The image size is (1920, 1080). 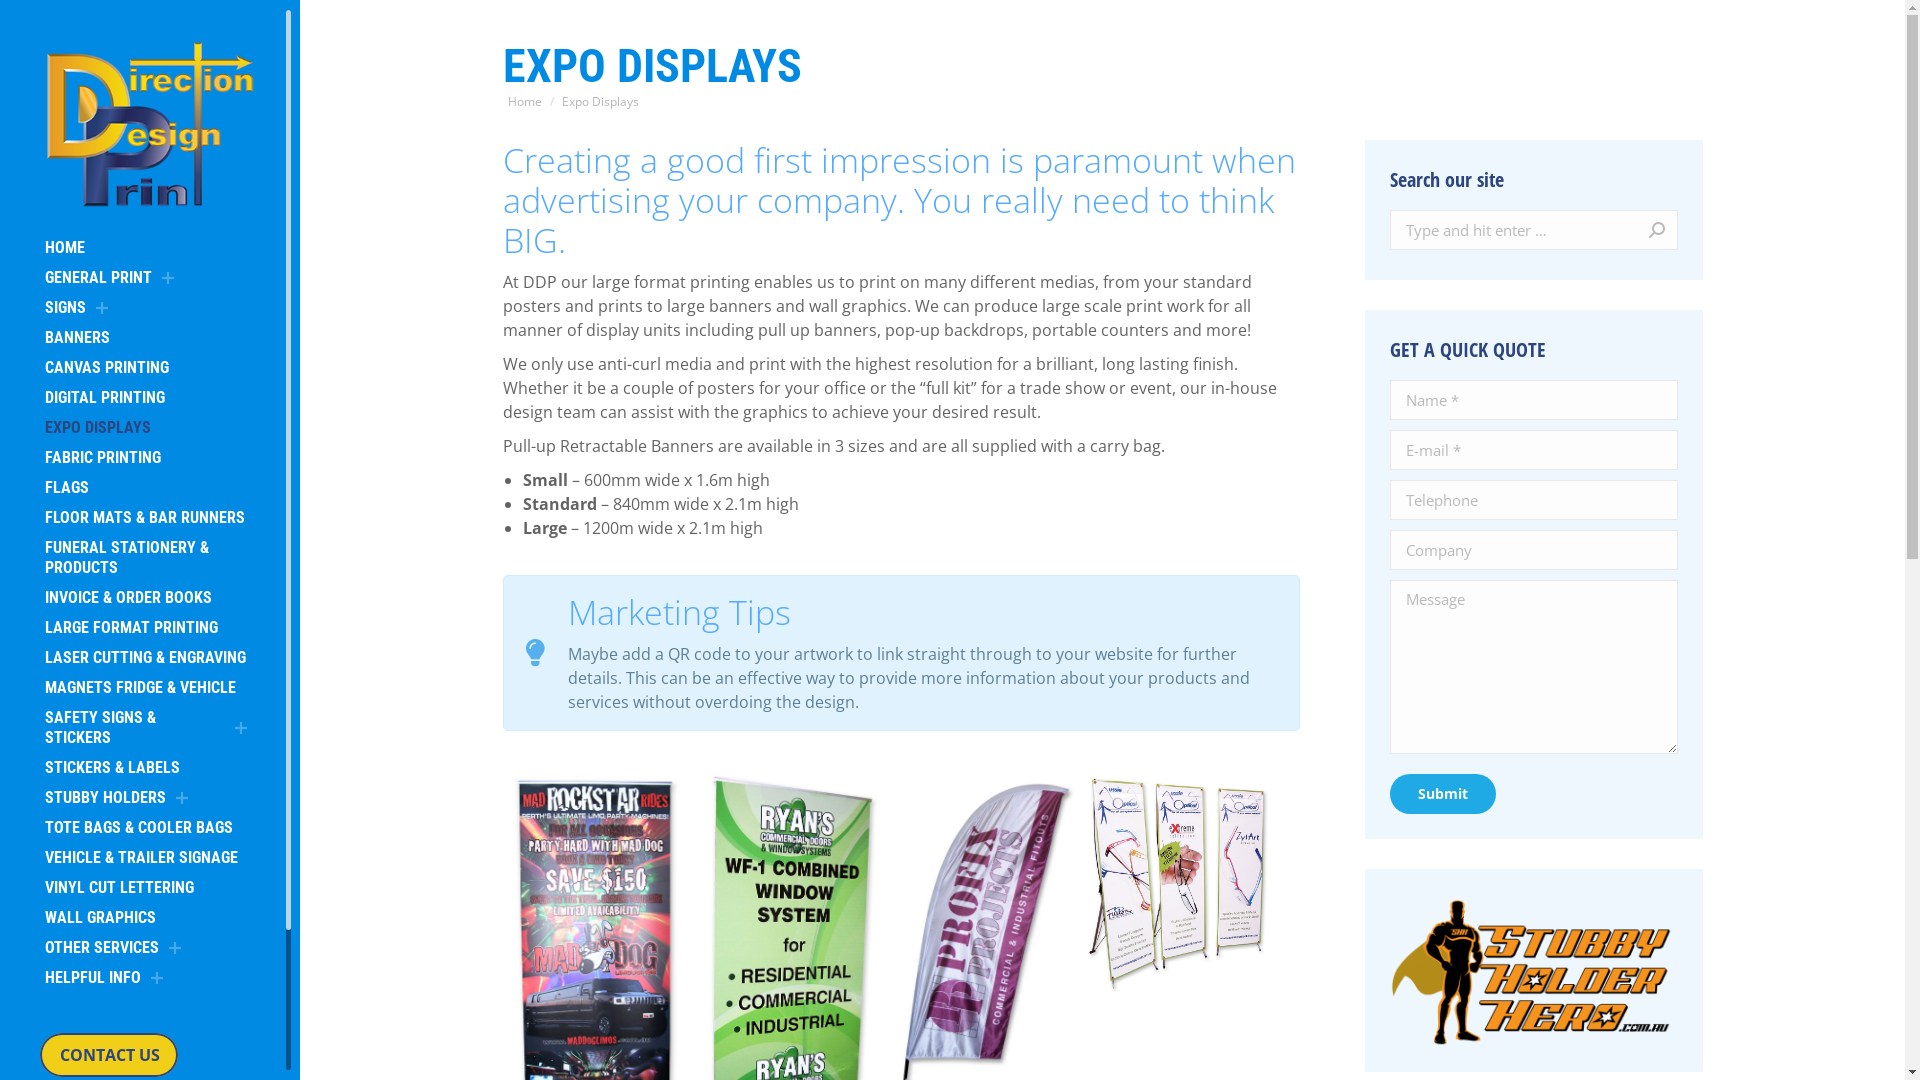 What do you see at coordinates (148, 558) in the screenshot?
I see `'FUNERAL STATIONERY & PRODUCTS'` at bounding box center [148, 558].